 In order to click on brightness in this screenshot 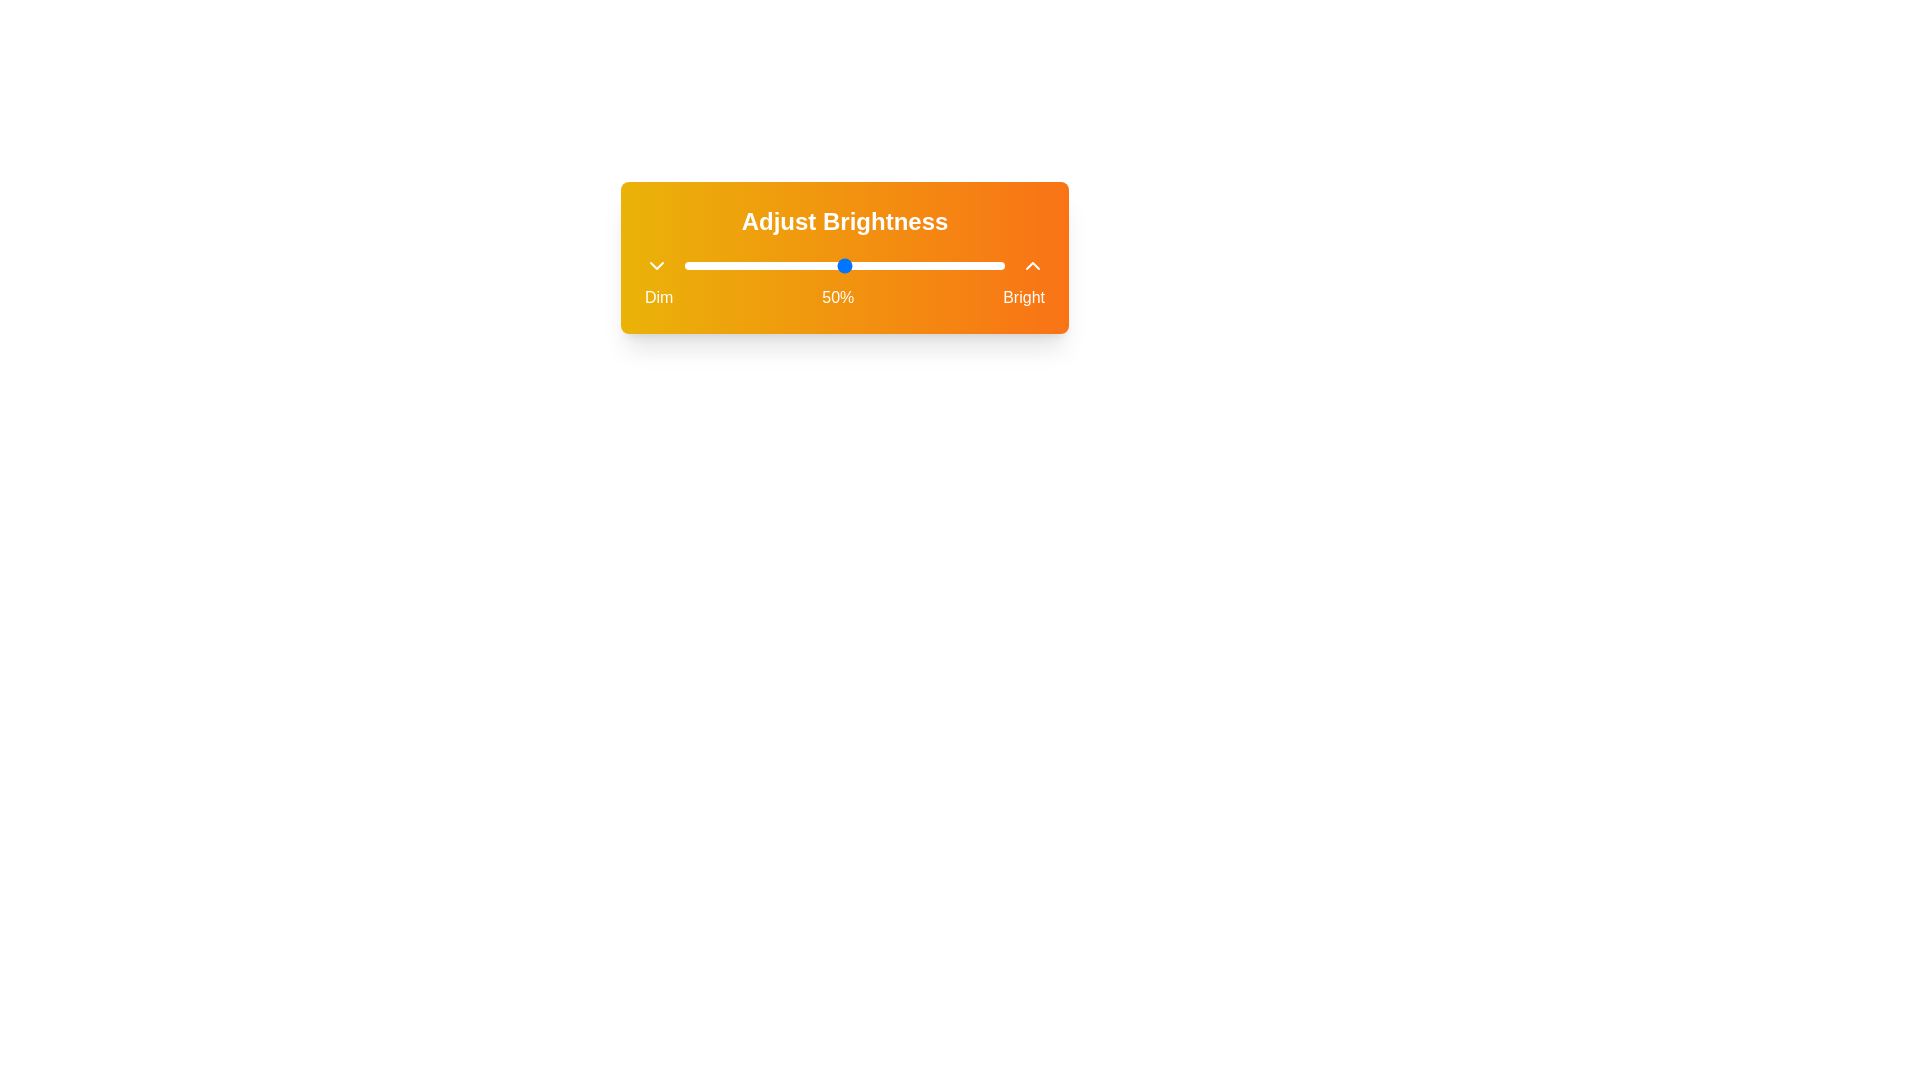, I will do `click(985, 265)`.